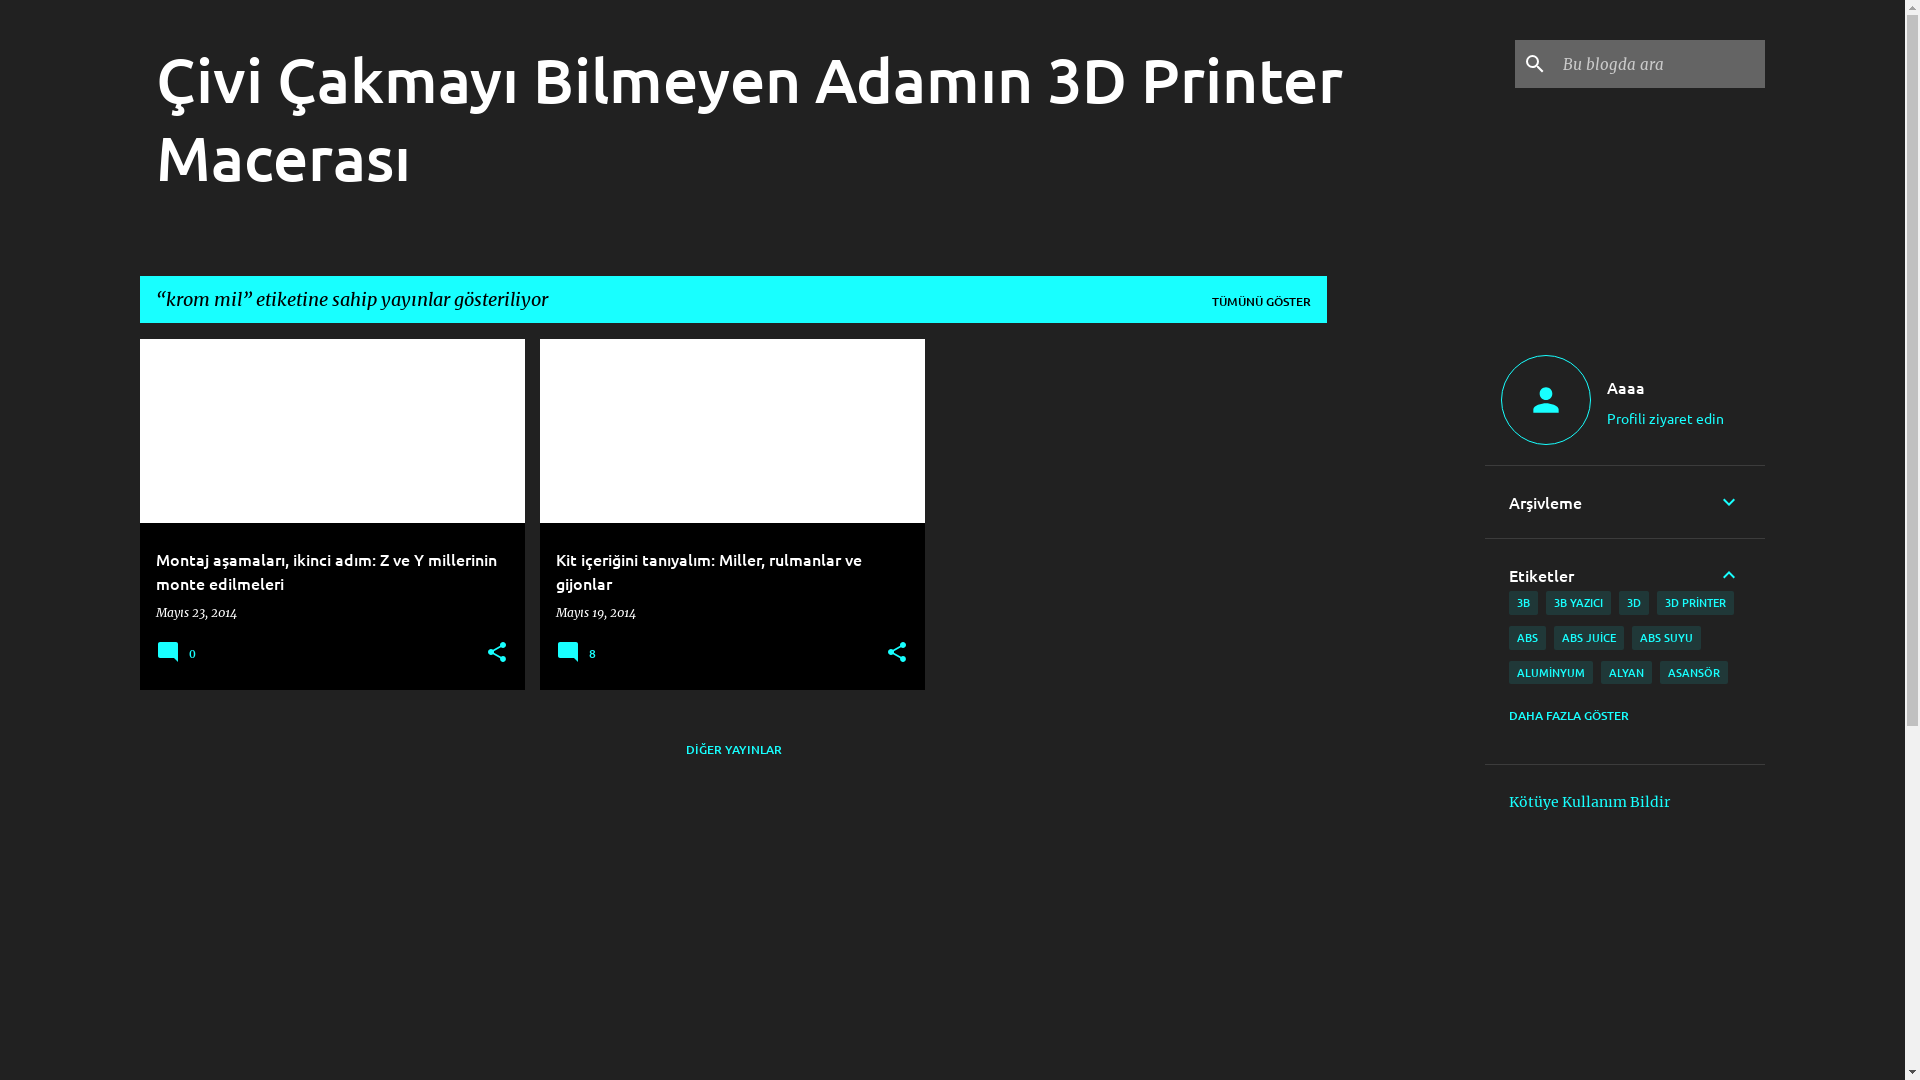  What do you see at coordinates (578, 659) in the screenshot?
I see `'8'` at bounding box center [578, 659].